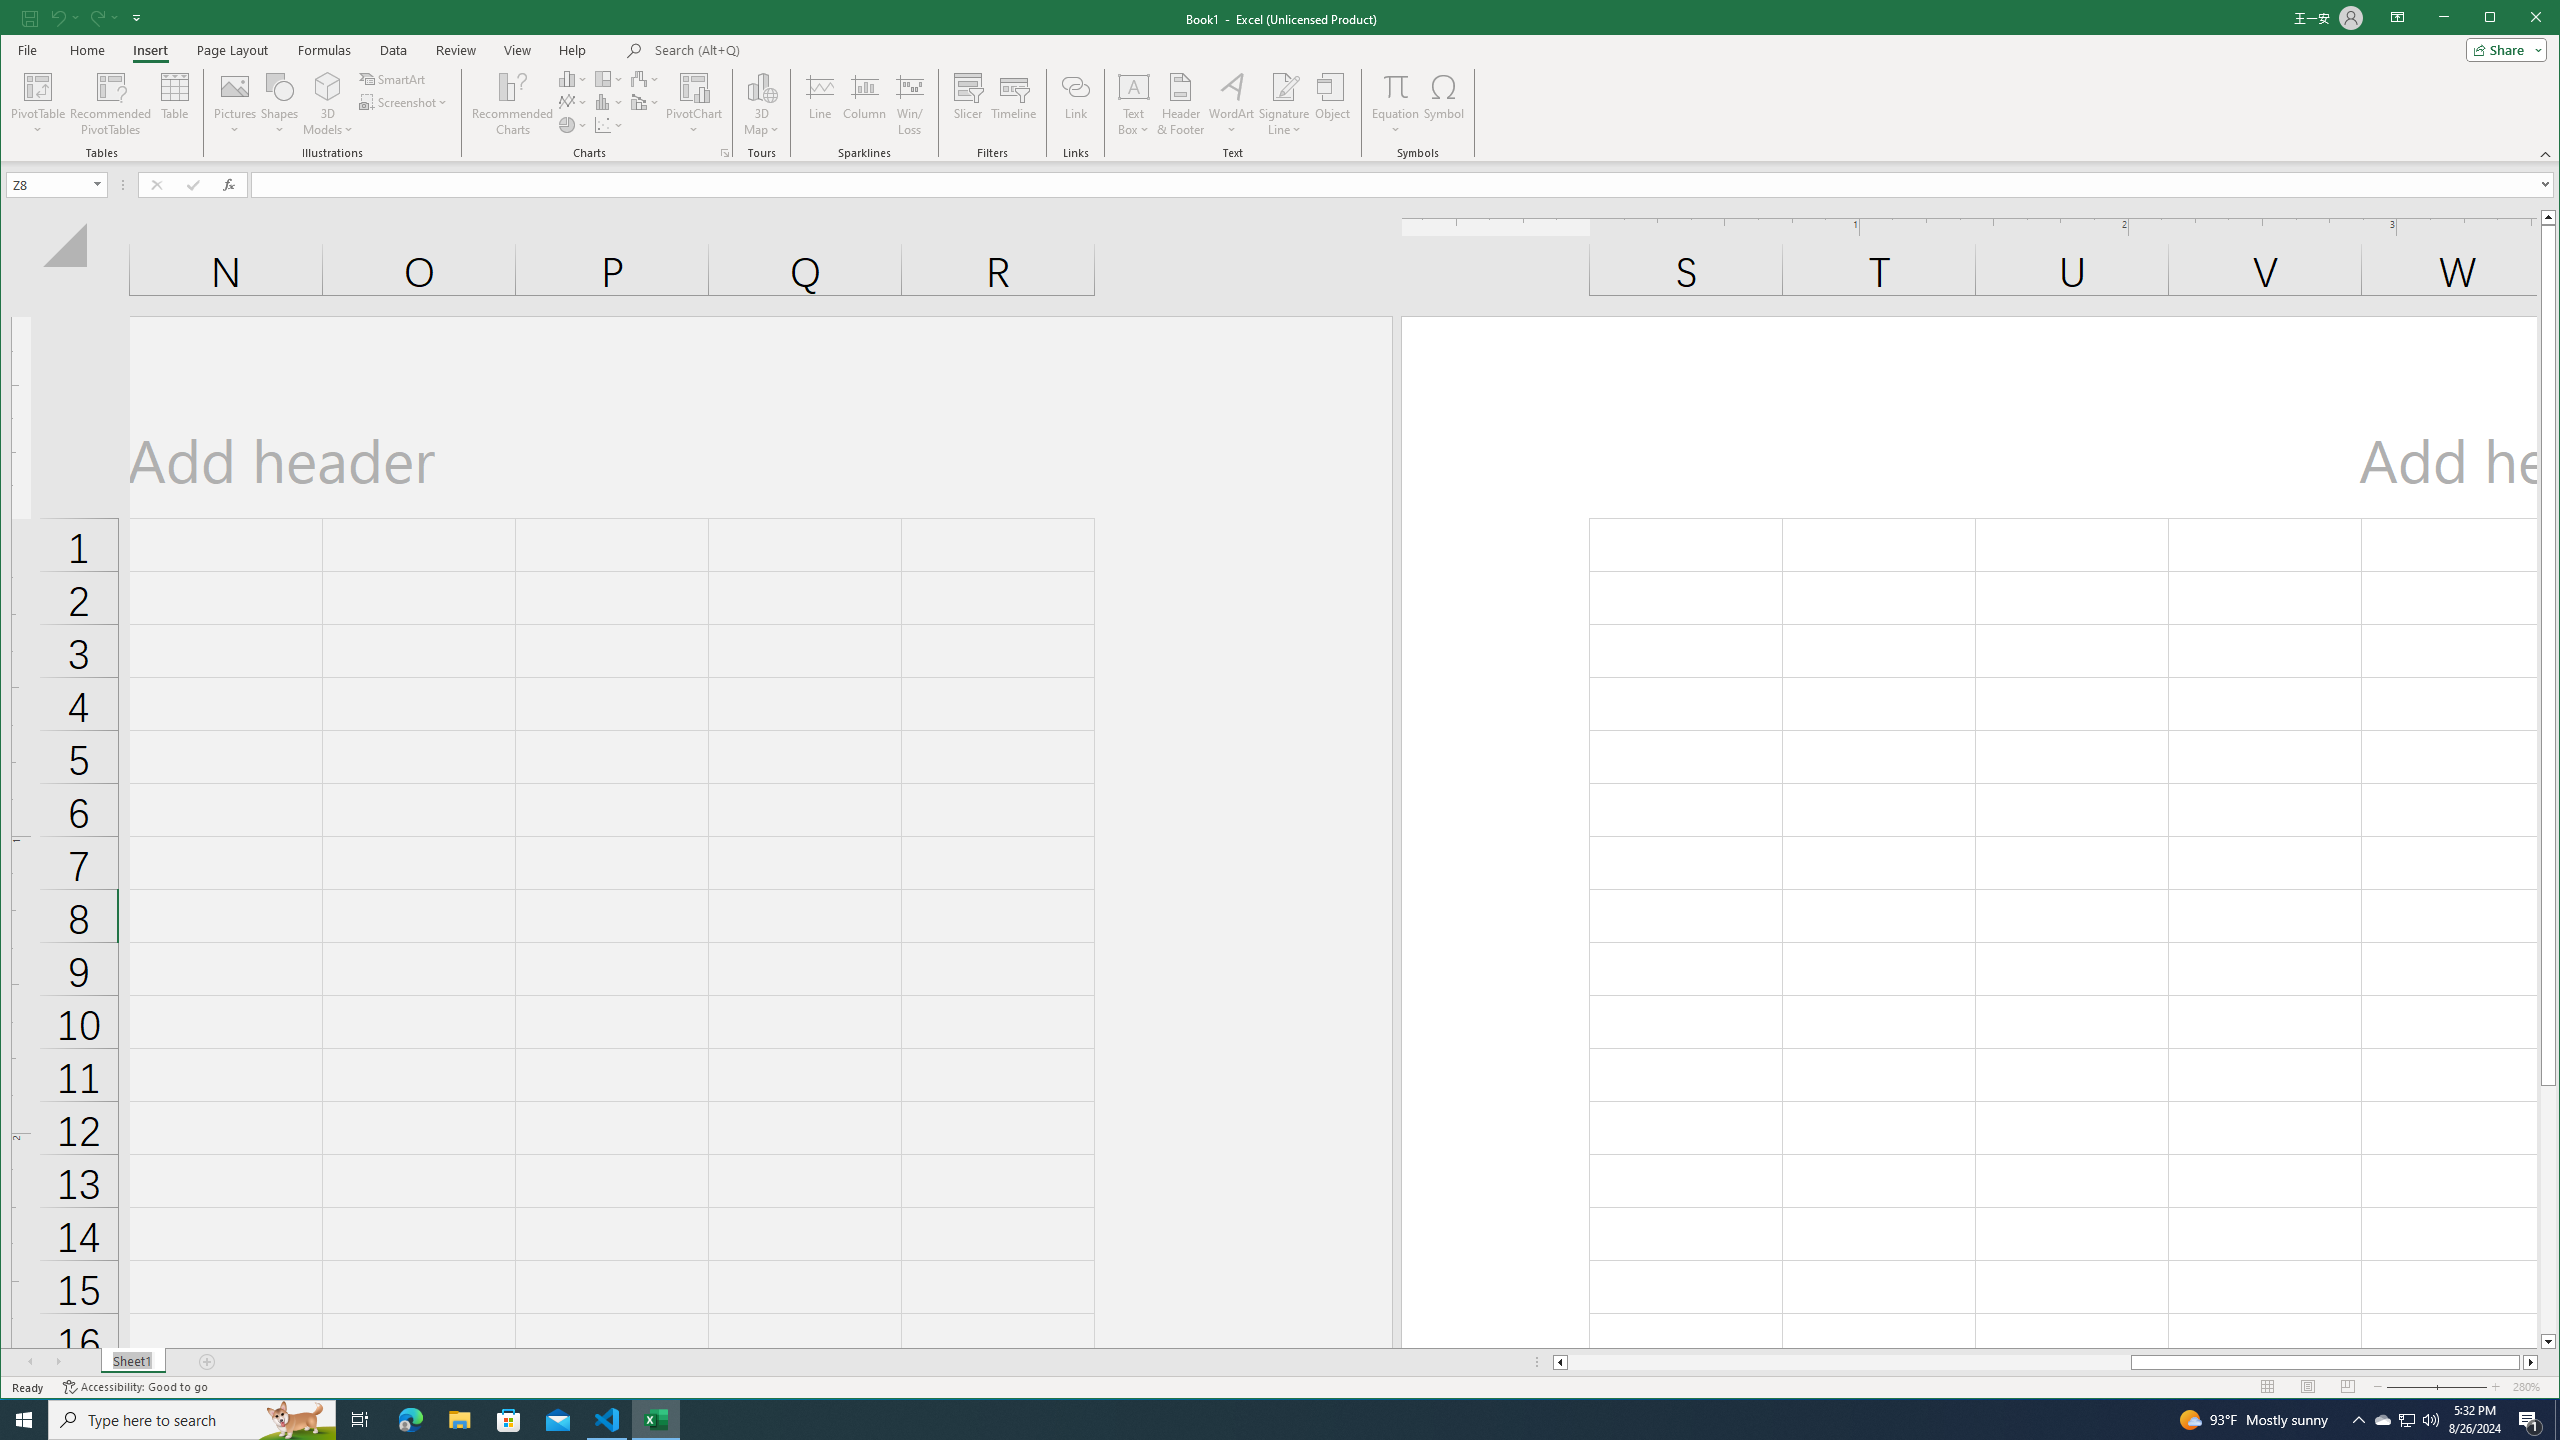  What do you see at coordinates (644, 102) in the screenshot?
I see `'Insert Combo Chart'` at bounding box center [644, 102].